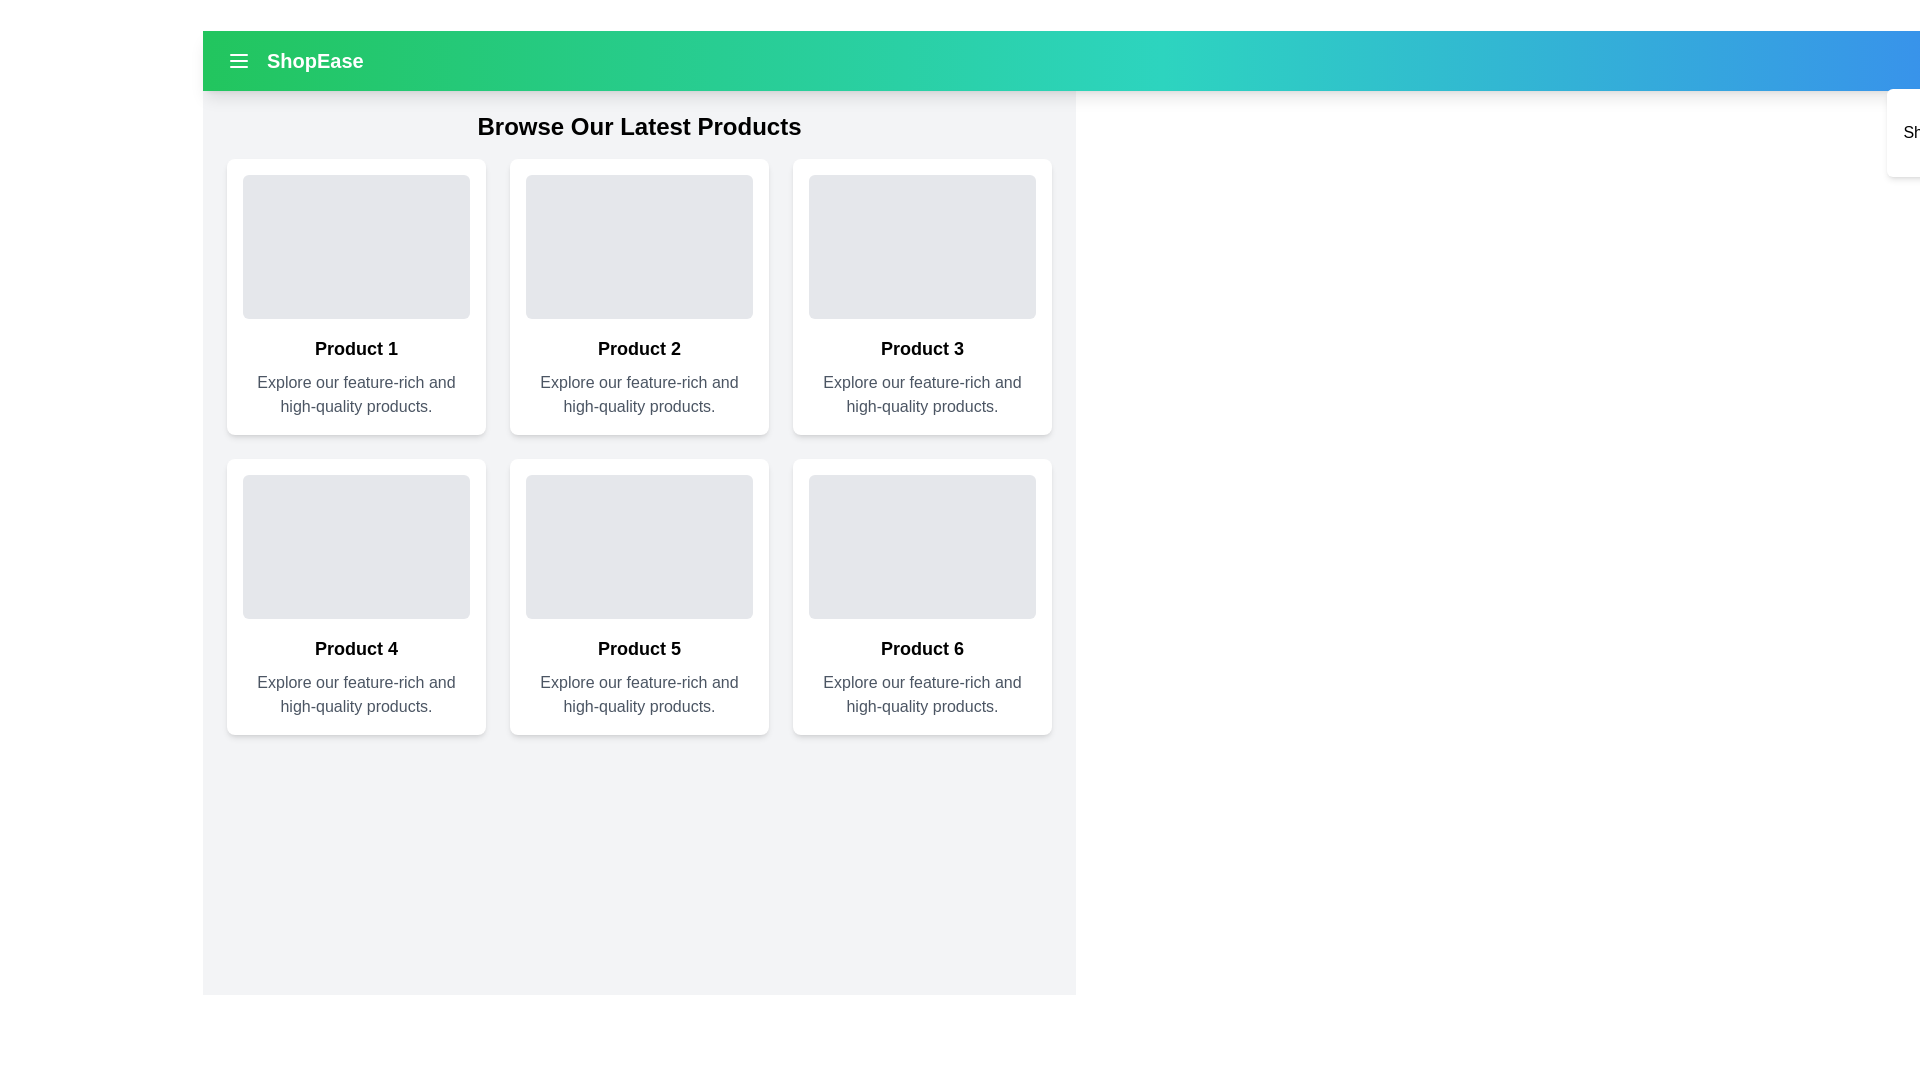 This screenshot has height=1080, width=1920. I want to click on the image placeholder for 'Product 3', which is located at the top of the section above its title and description, so click(921, 245).